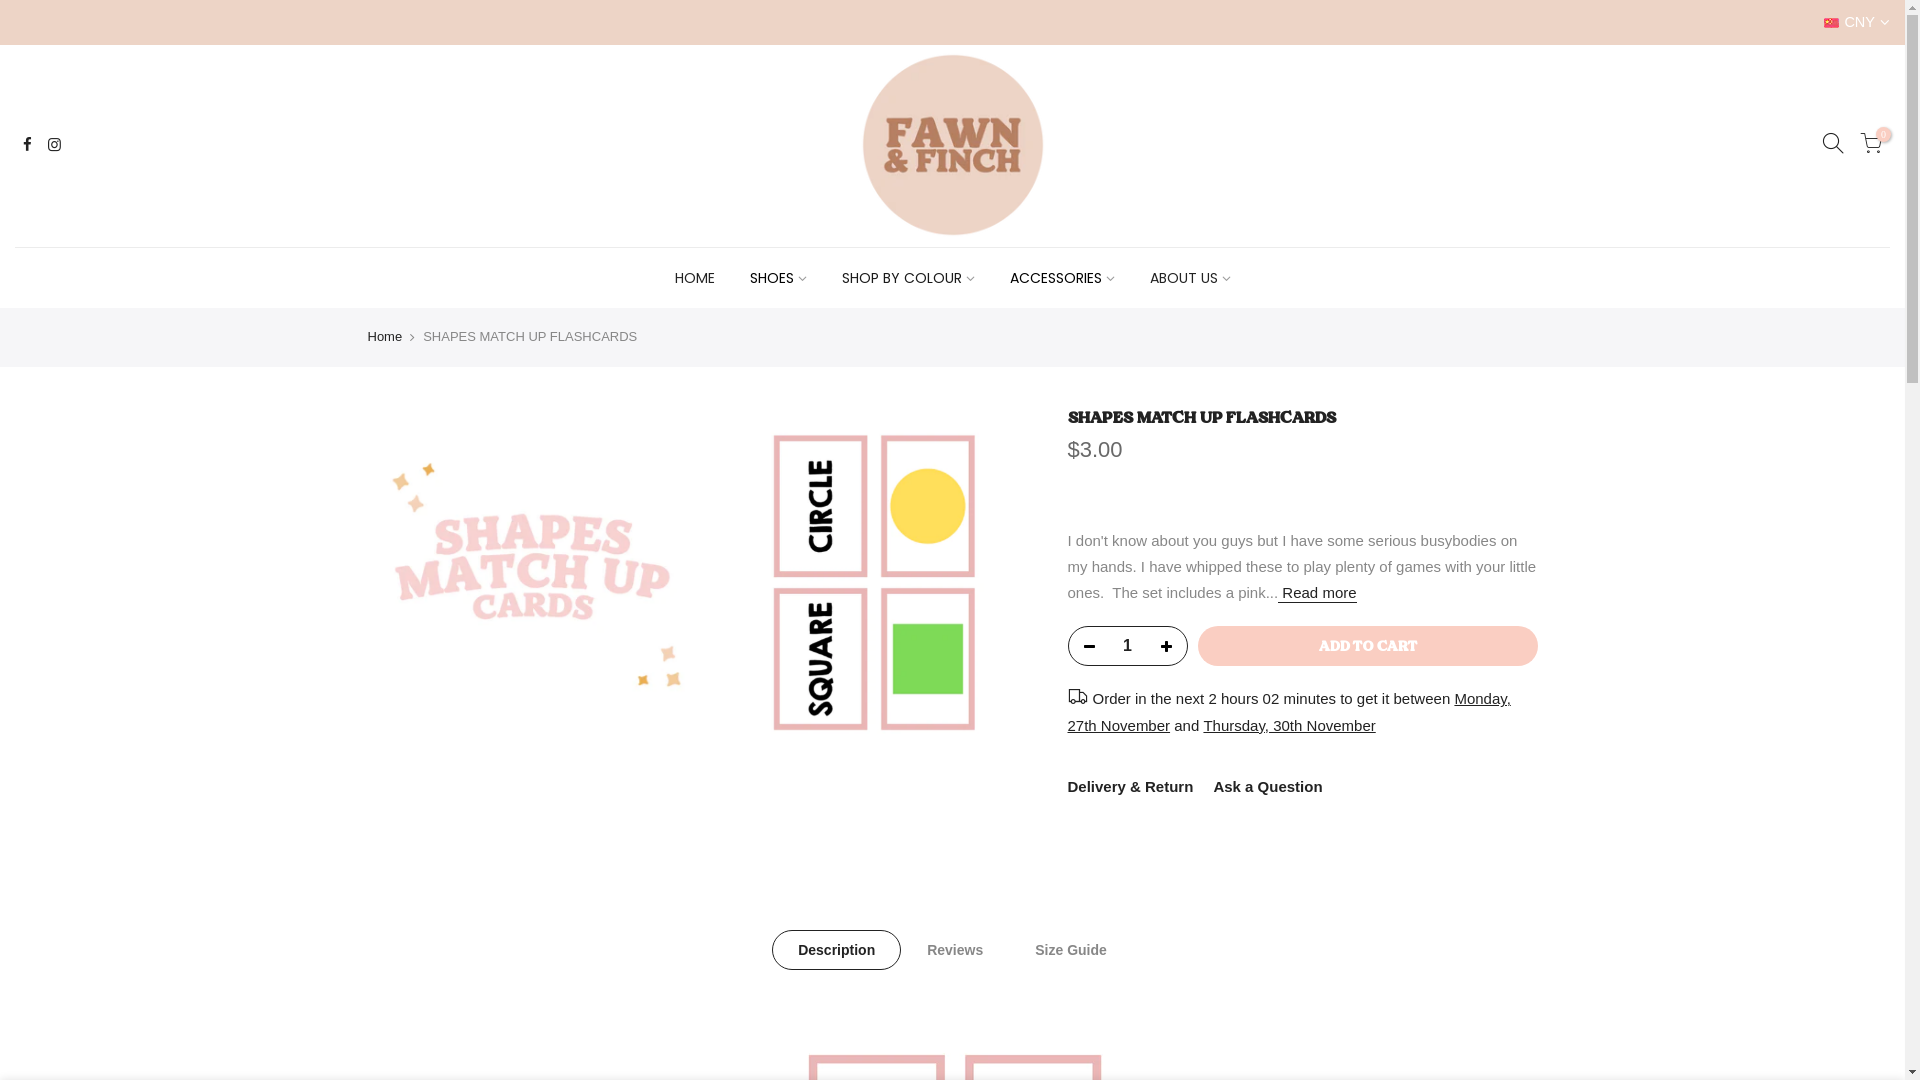 Image resolution: width=1920 pixels, height=1080 pixels. I want to click on 'ADD TO CART', so click(1367, 645).